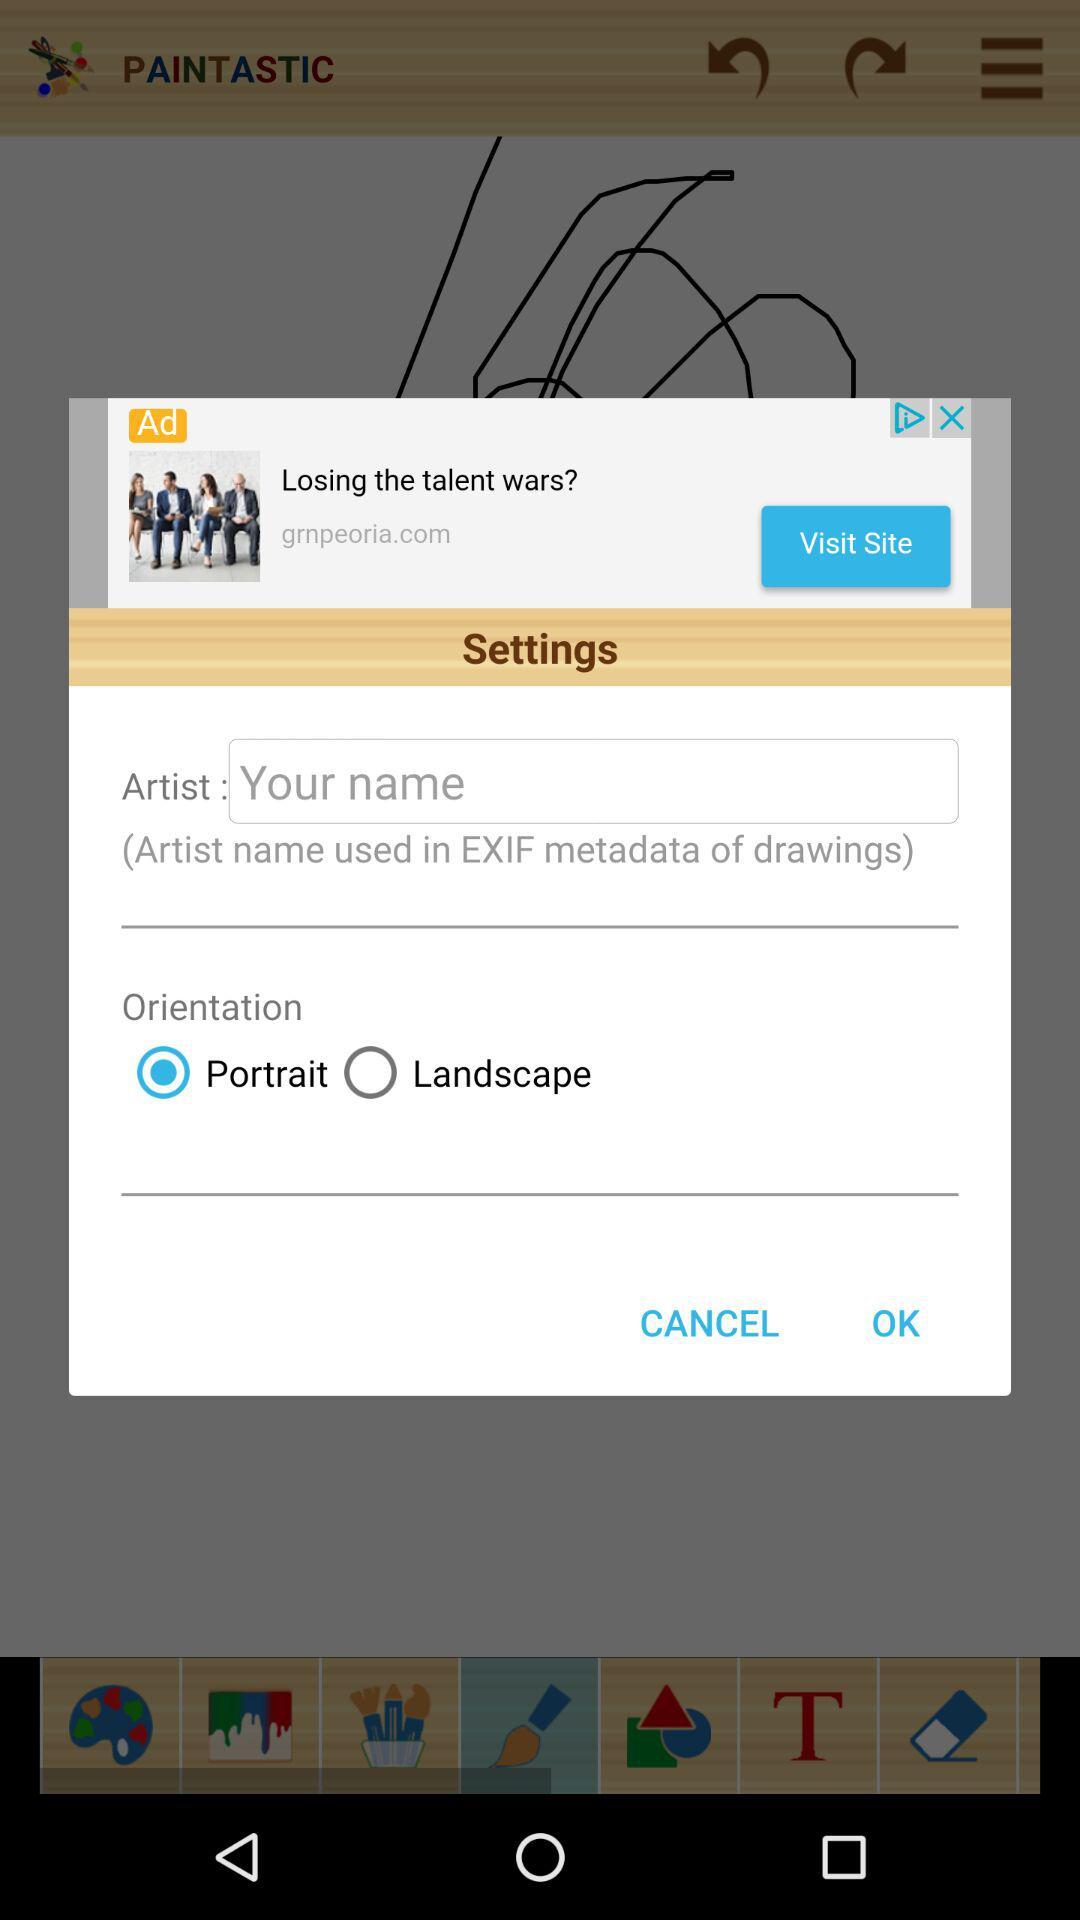 This screenshot has height=1920, width=1080. Describe the element at coordinates (538, 503) in the screenshot. I see `advertisement` at that location.